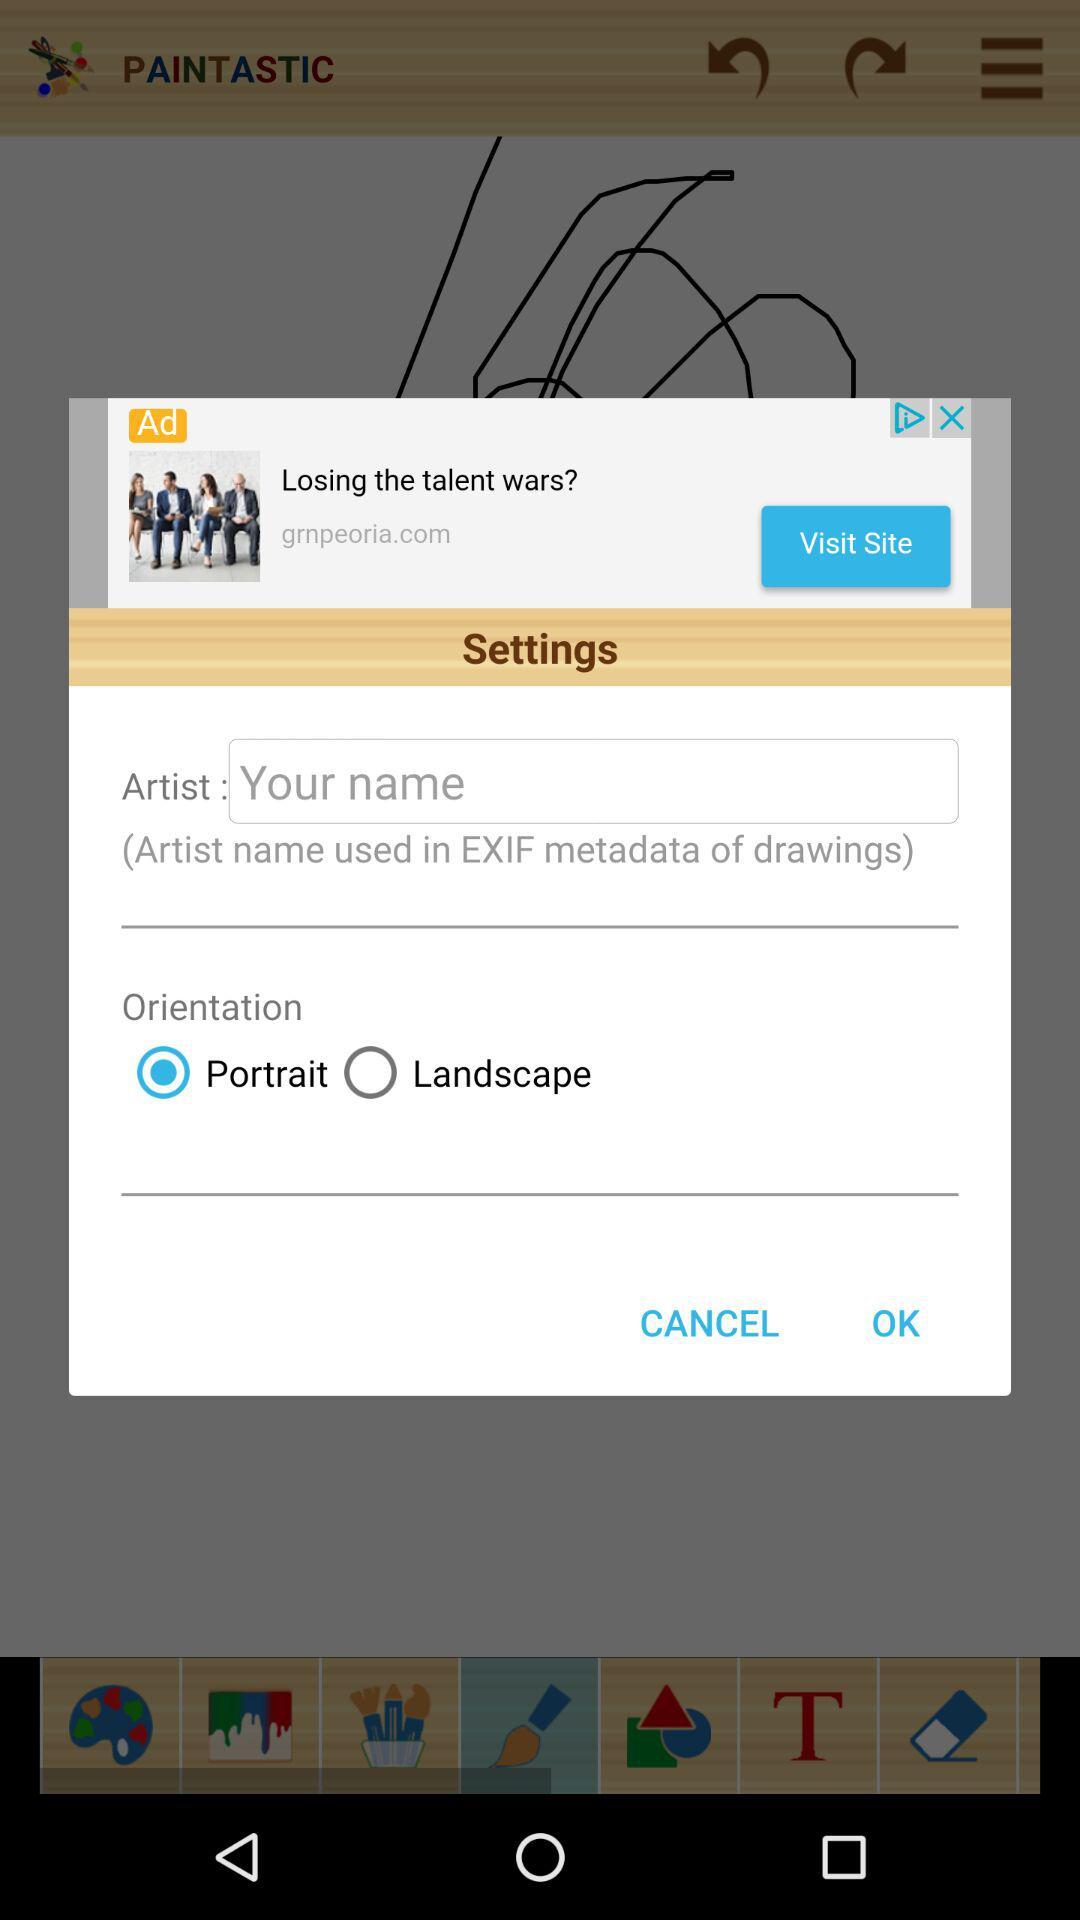 This screenshot has height=1920, width=1080. Describe the element at coordinates (538, 503) in the screenshot. I see `advertisement` at that location.